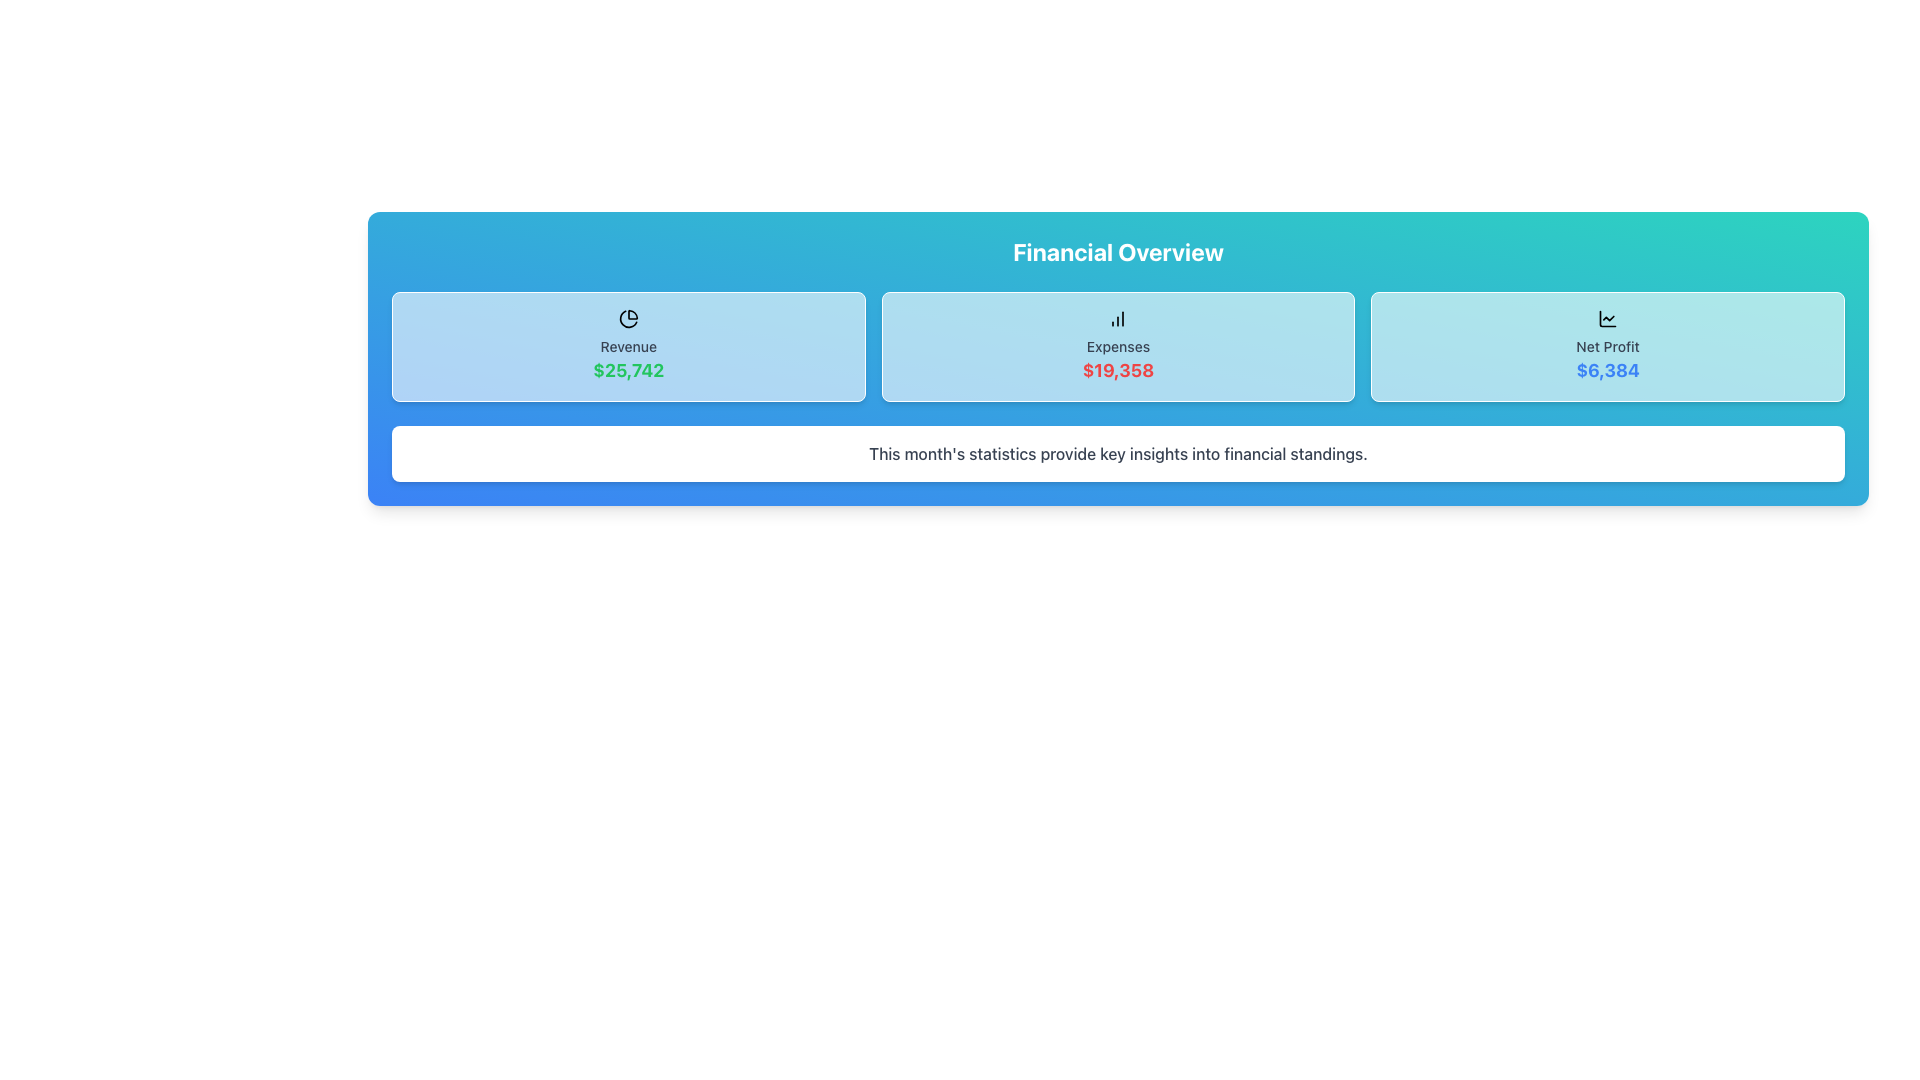 The height and width of the screenshot is (1080, 1920). Describe the element at coordinates (1117, 346) in the screenshot. I see `the 'Expenses' text label, which is styled in medium font, small size, and moderate gray color, located centrally above the monetary value of '$19,358' within a blue background card` at that location.